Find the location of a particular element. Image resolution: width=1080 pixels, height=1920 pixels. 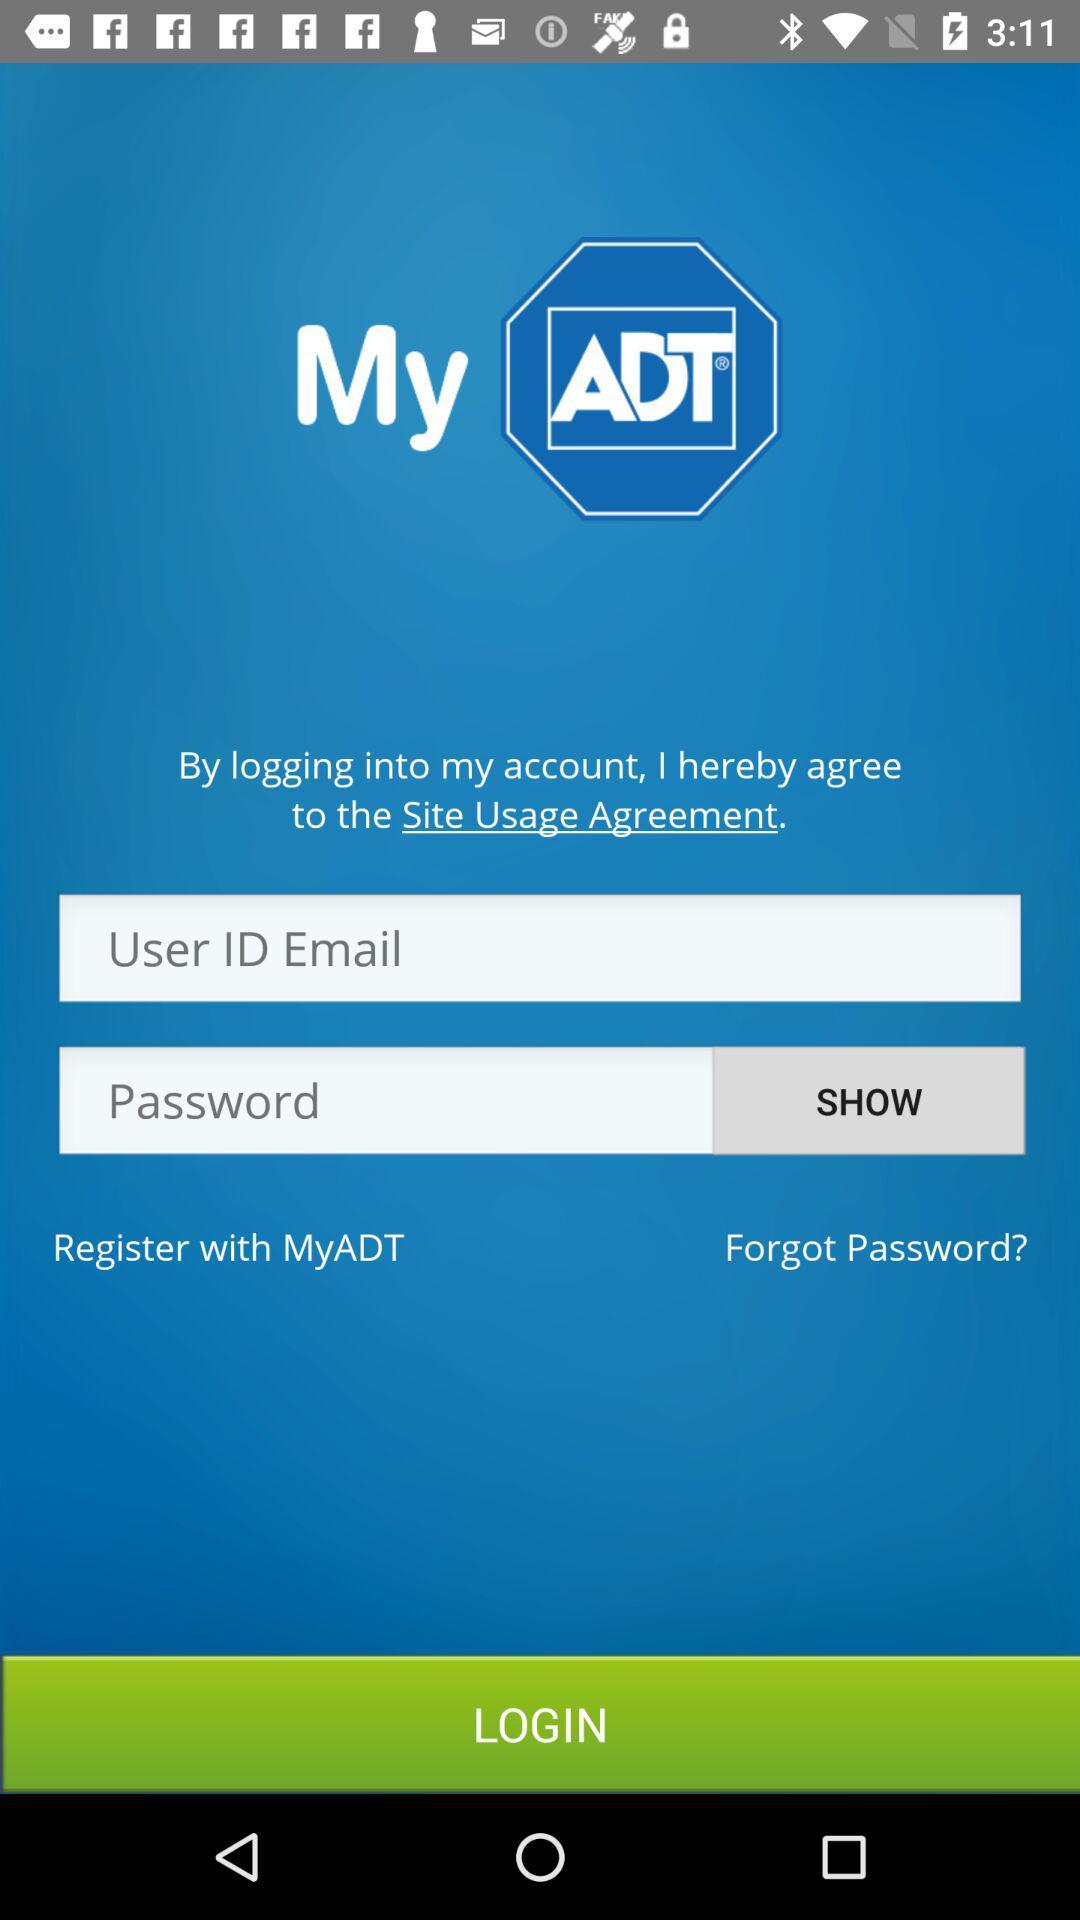

the forgot password? icon is located at coordinates (874, 1245).